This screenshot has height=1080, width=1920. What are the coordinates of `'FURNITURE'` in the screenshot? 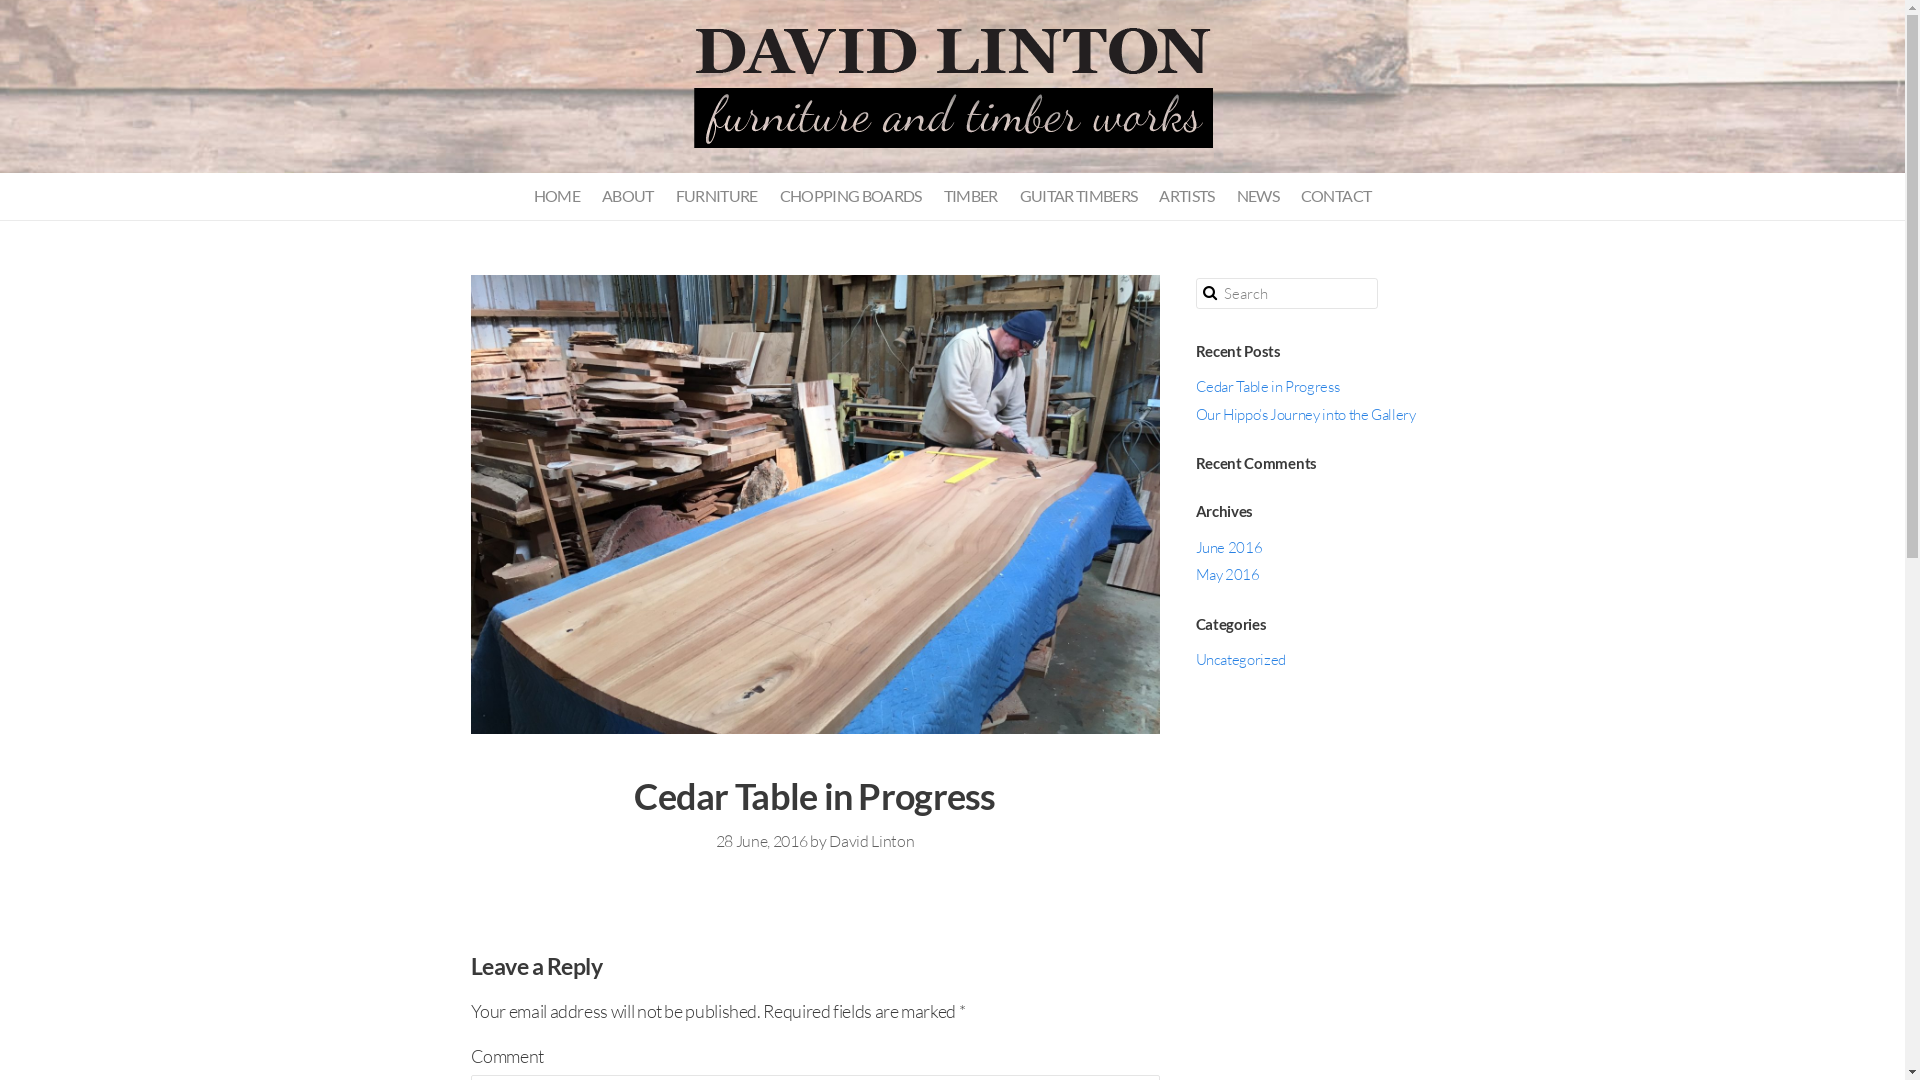 It's located at (716, 196).